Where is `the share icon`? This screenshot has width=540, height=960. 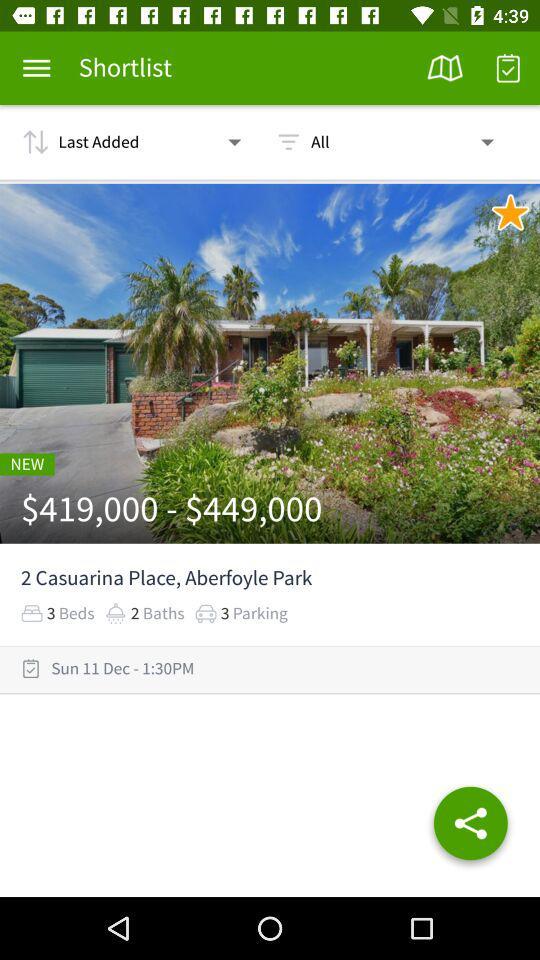
the share icon is located at coordinates (470, 827).